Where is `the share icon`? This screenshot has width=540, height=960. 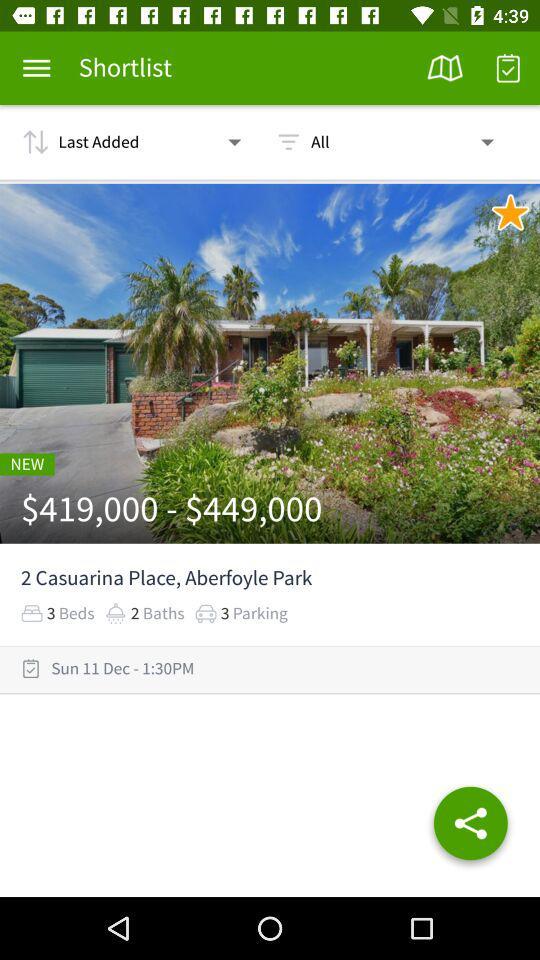
the share icon is located at coordinates (470, 827).